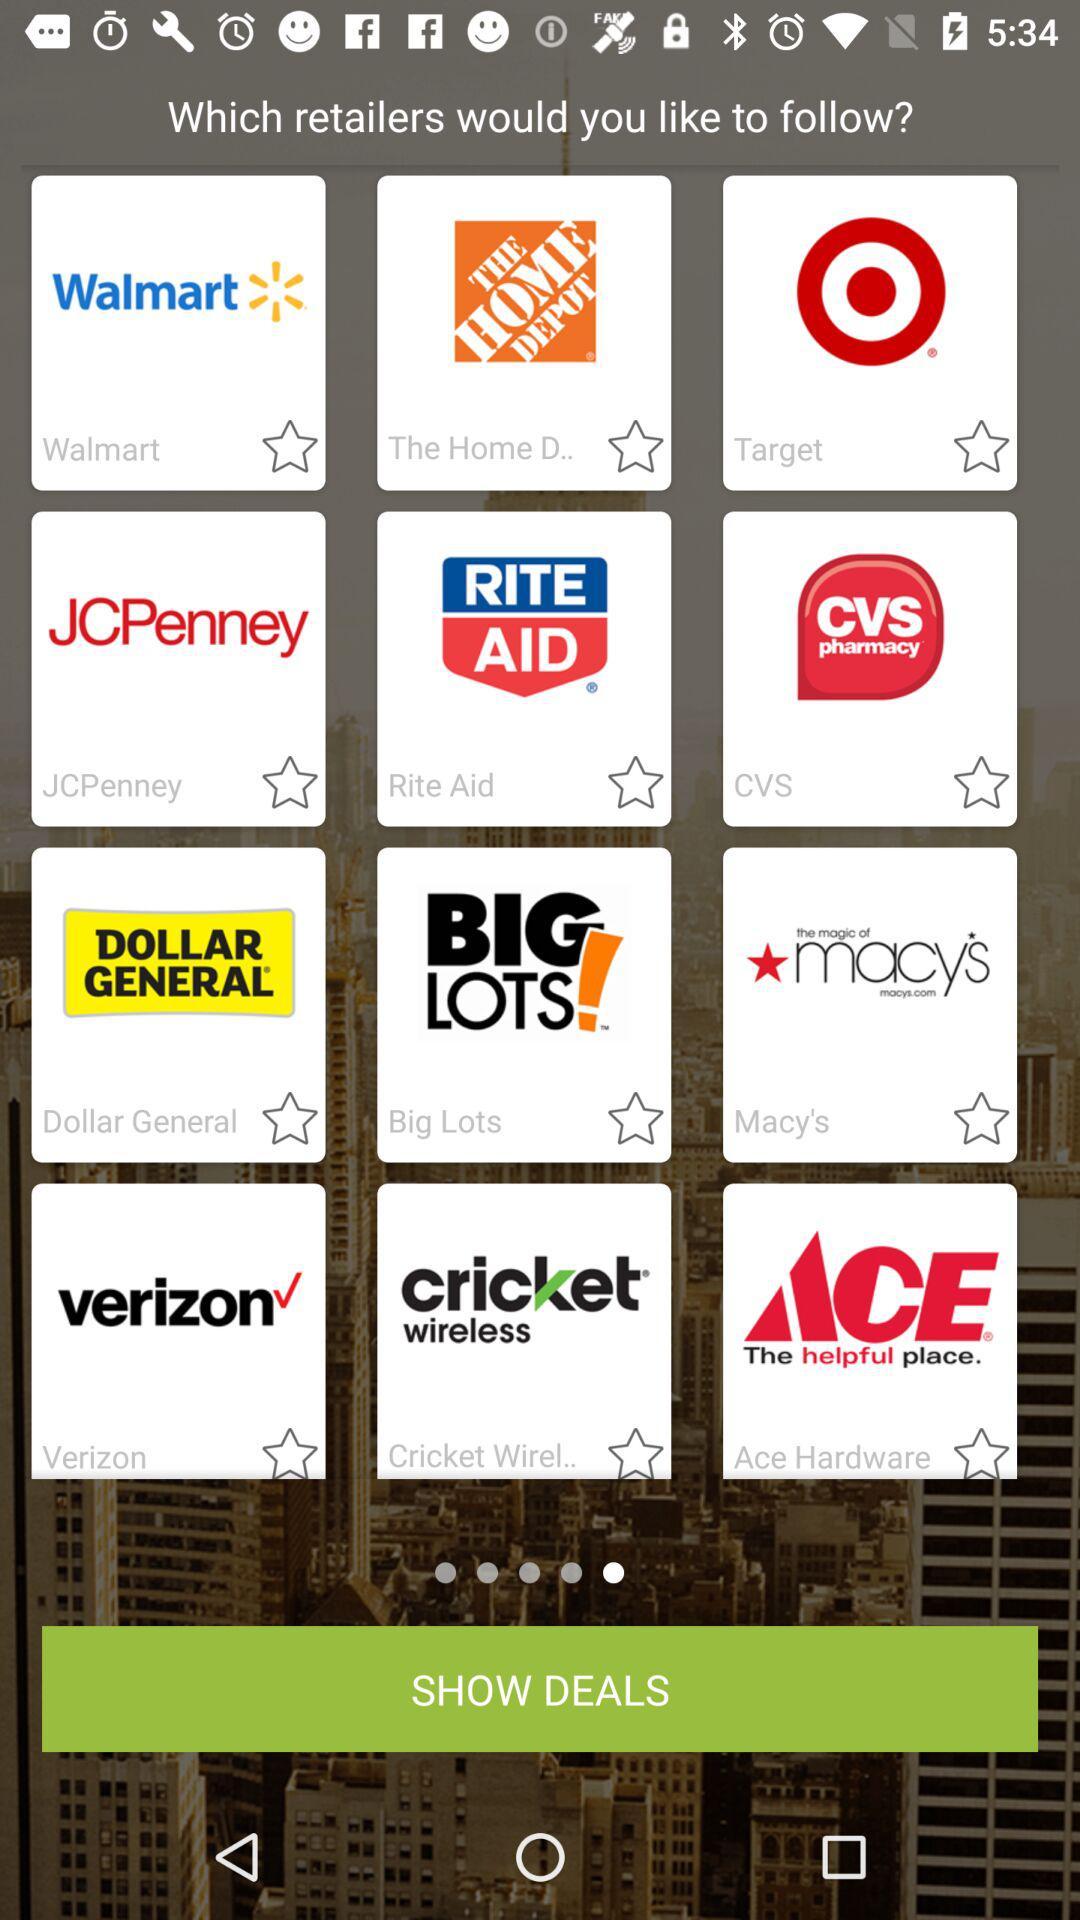  Describe the element at coordinates (968, 1120) in the screenshot. I see `to favorite` at that location.